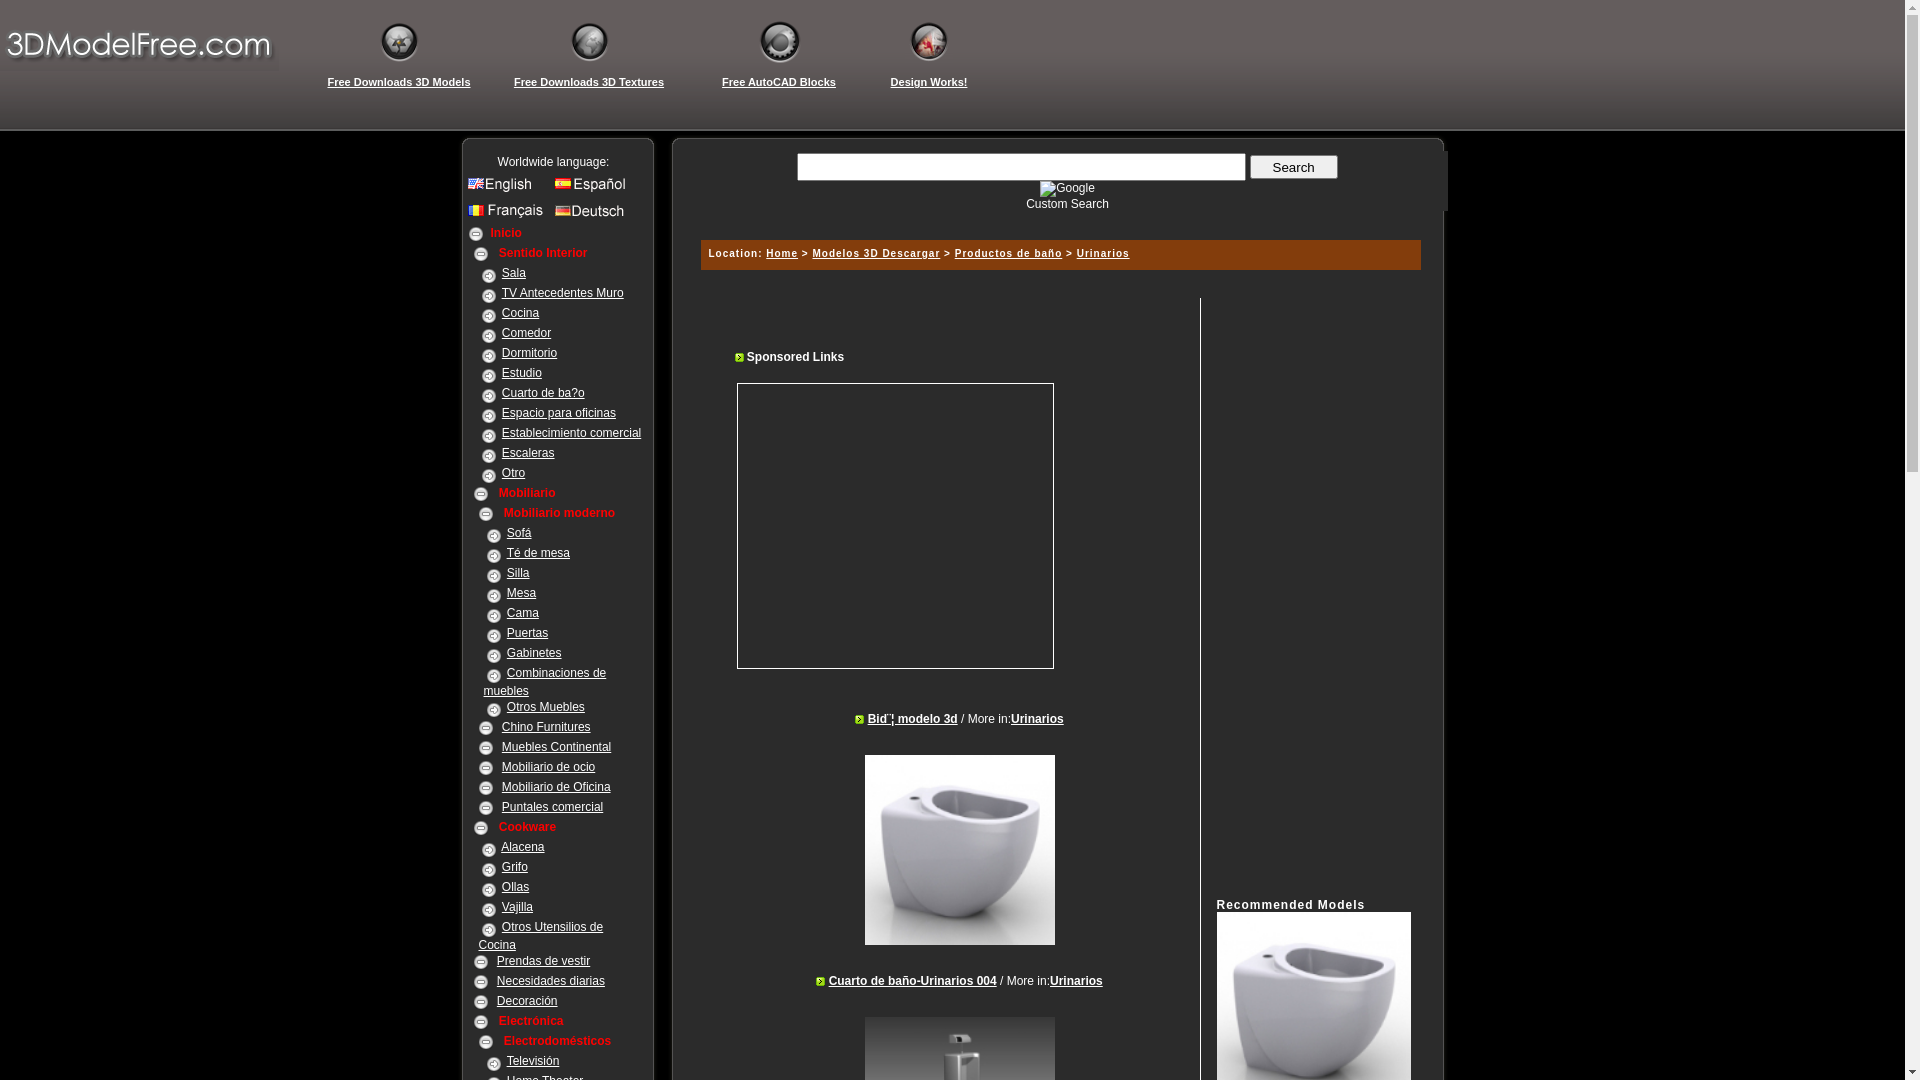 The width and height of the screenshot is (1920, 1080). What do you see at coordinates (502, 473) in the screenshot?
I see `'Otro'` at bounding box center [502, 473].